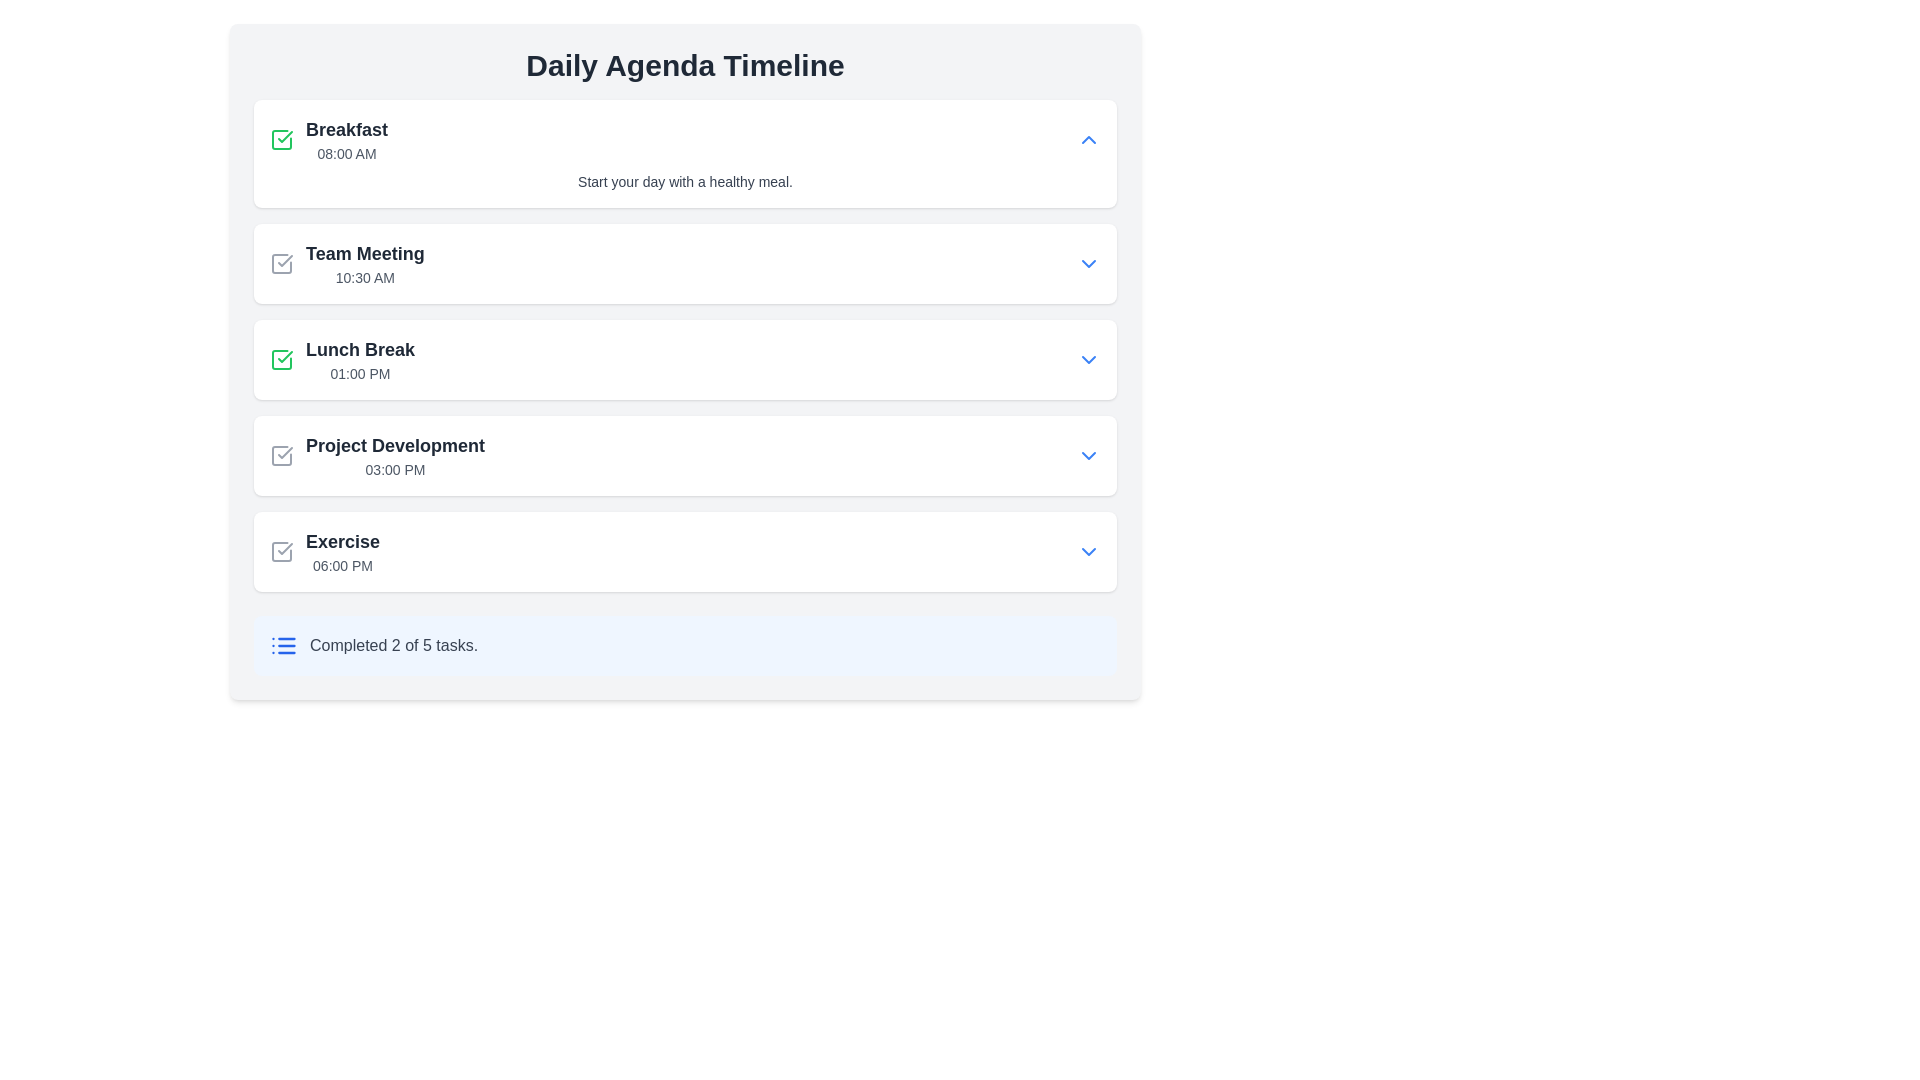 The height and width of the screenshot is (1080, 1920). What do you see at coordinates (342, 566) in the screenshot?
I see `the time specified in the Text label located directly below the 'Exercise' text label in the last item of the list` at bounding box center [342, 566].